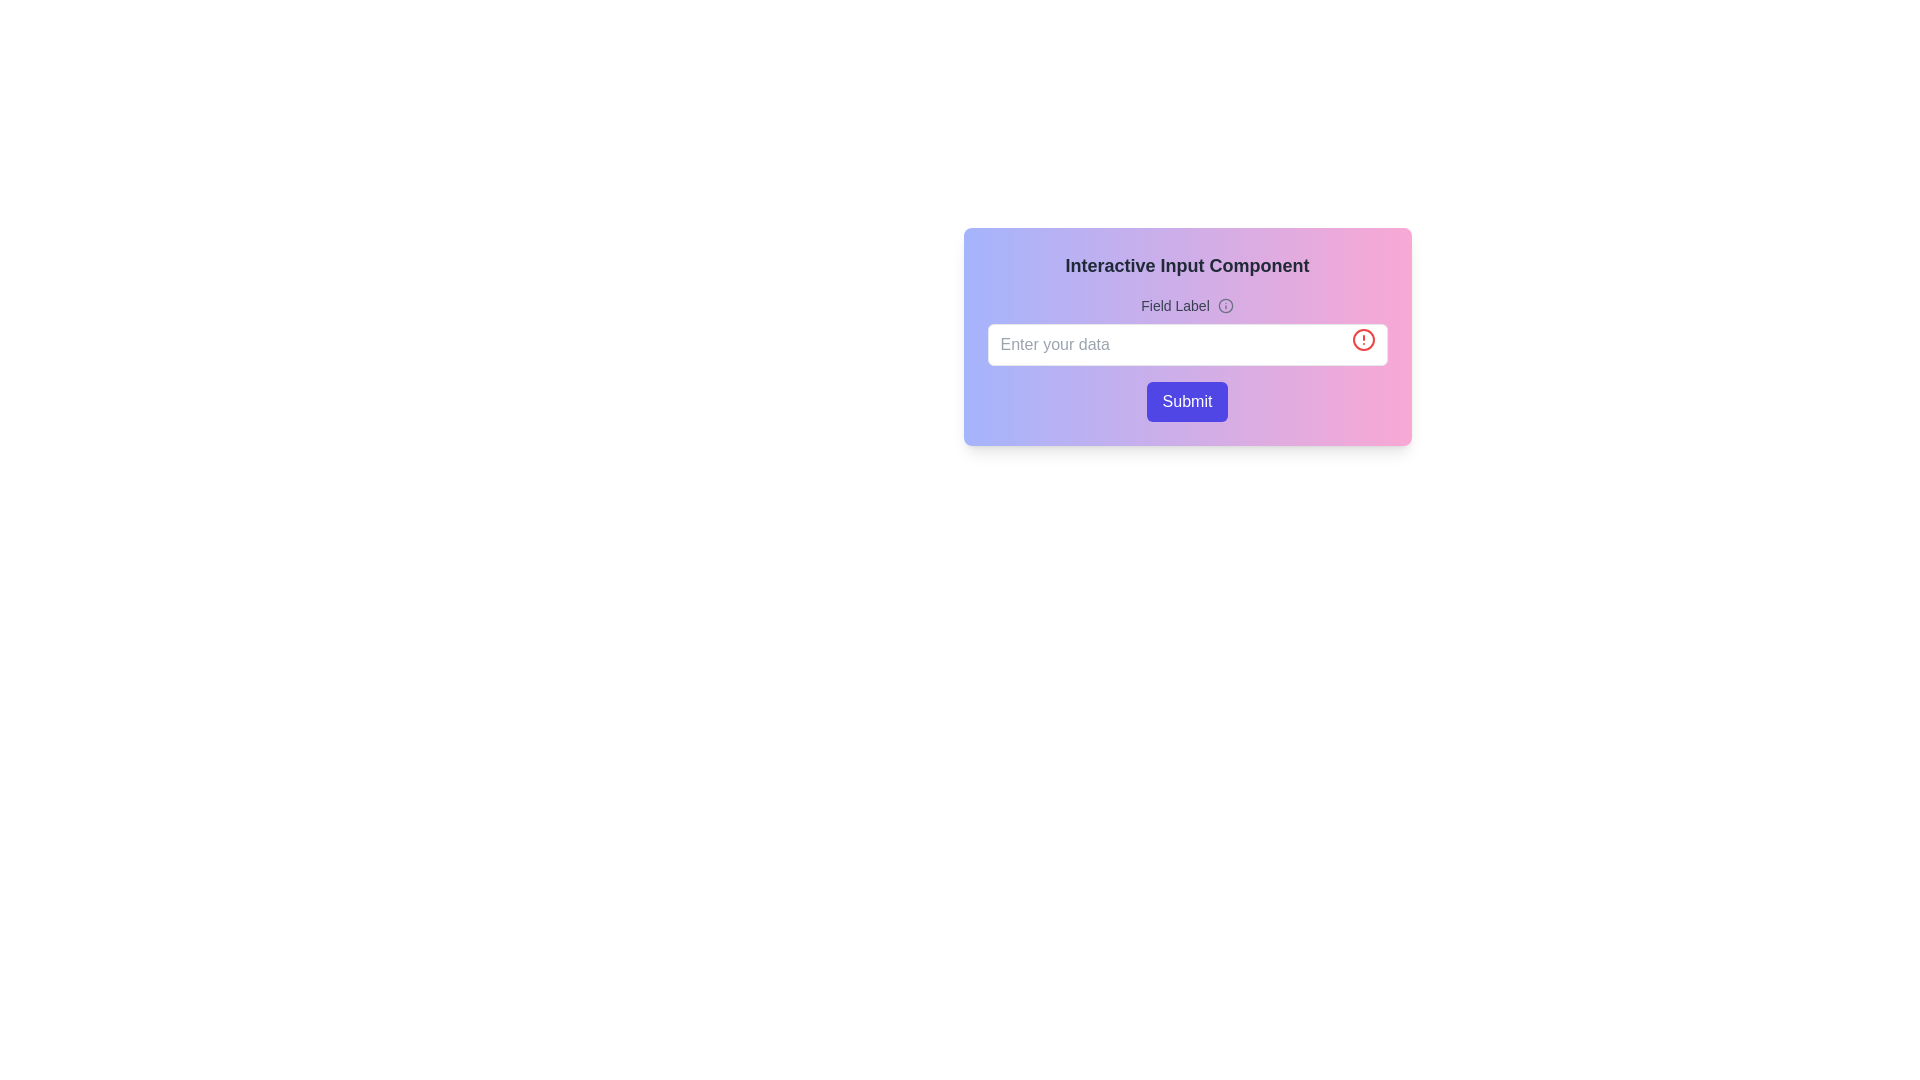 The width and height of the screenshot is (1920, 1080). I want to click on the label that informs users of the adjacent input field's purpose, located above the input box with the placeholder text 'Enter your data', so click(1187, 305).